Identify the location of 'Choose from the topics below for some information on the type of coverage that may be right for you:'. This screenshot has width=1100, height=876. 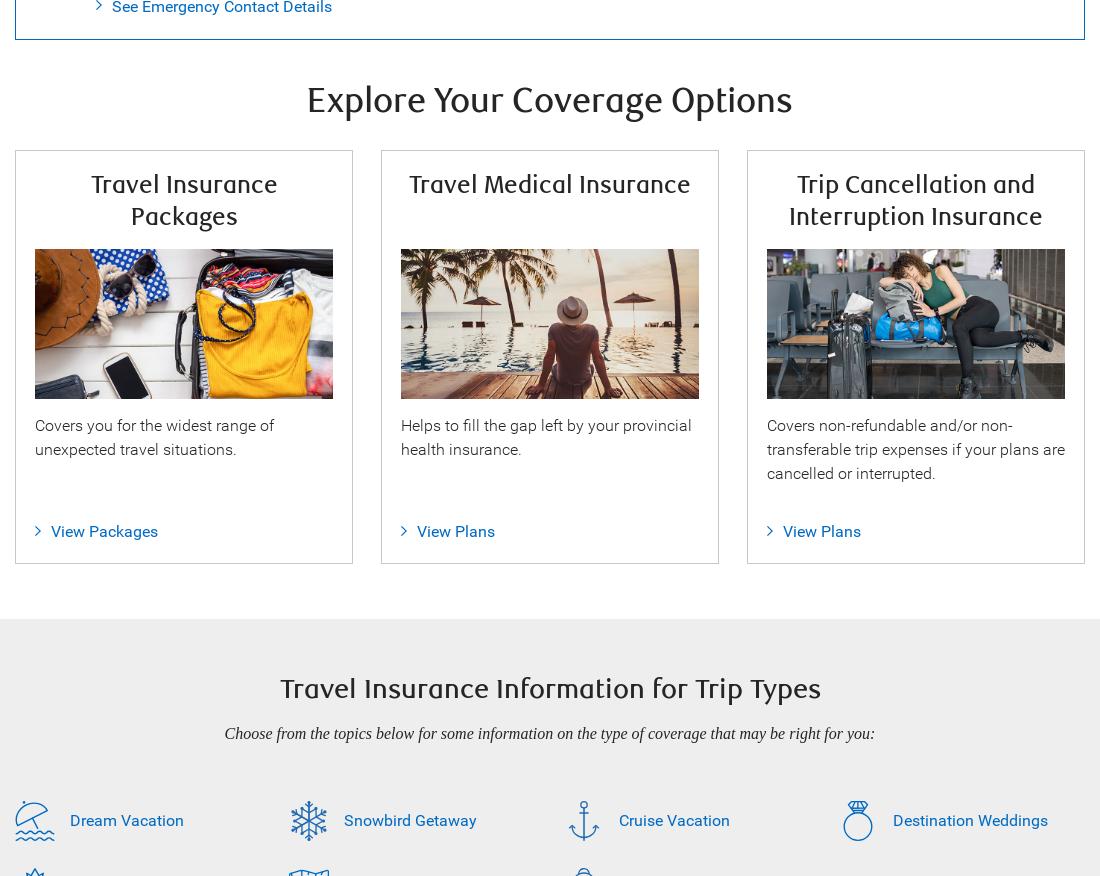
(223, 733).